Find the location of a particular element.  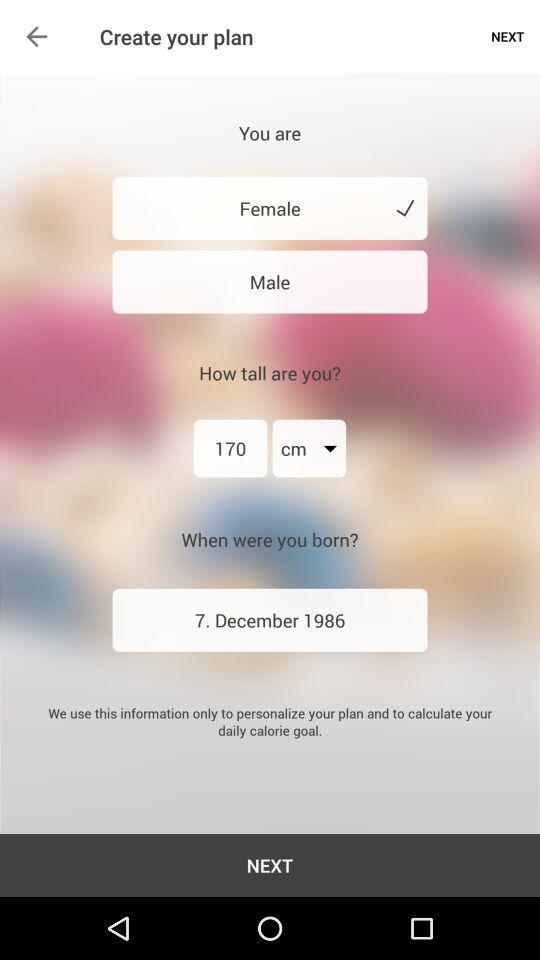

the item to the left of the cm item is located at coordinates (229, 448).